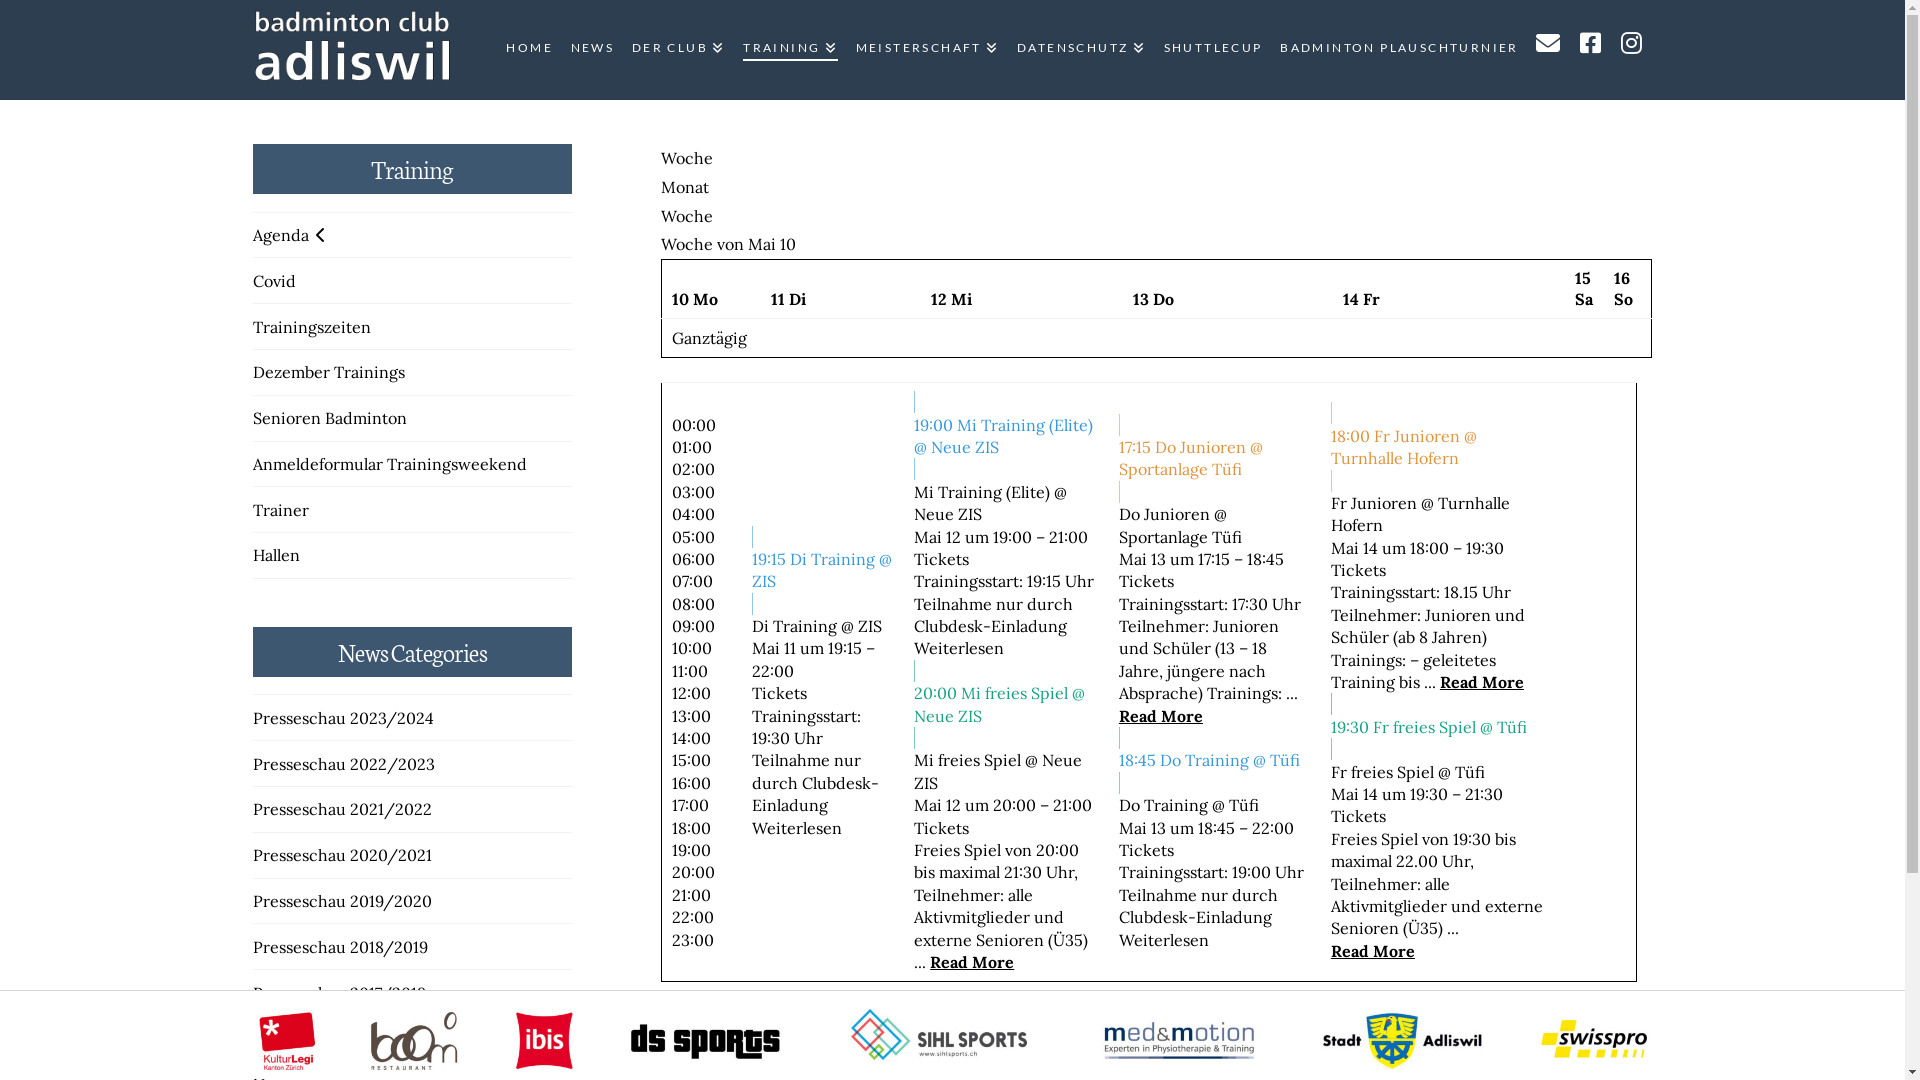  I want to click on 'Presseschau 2019/2020', so click(341, 901).